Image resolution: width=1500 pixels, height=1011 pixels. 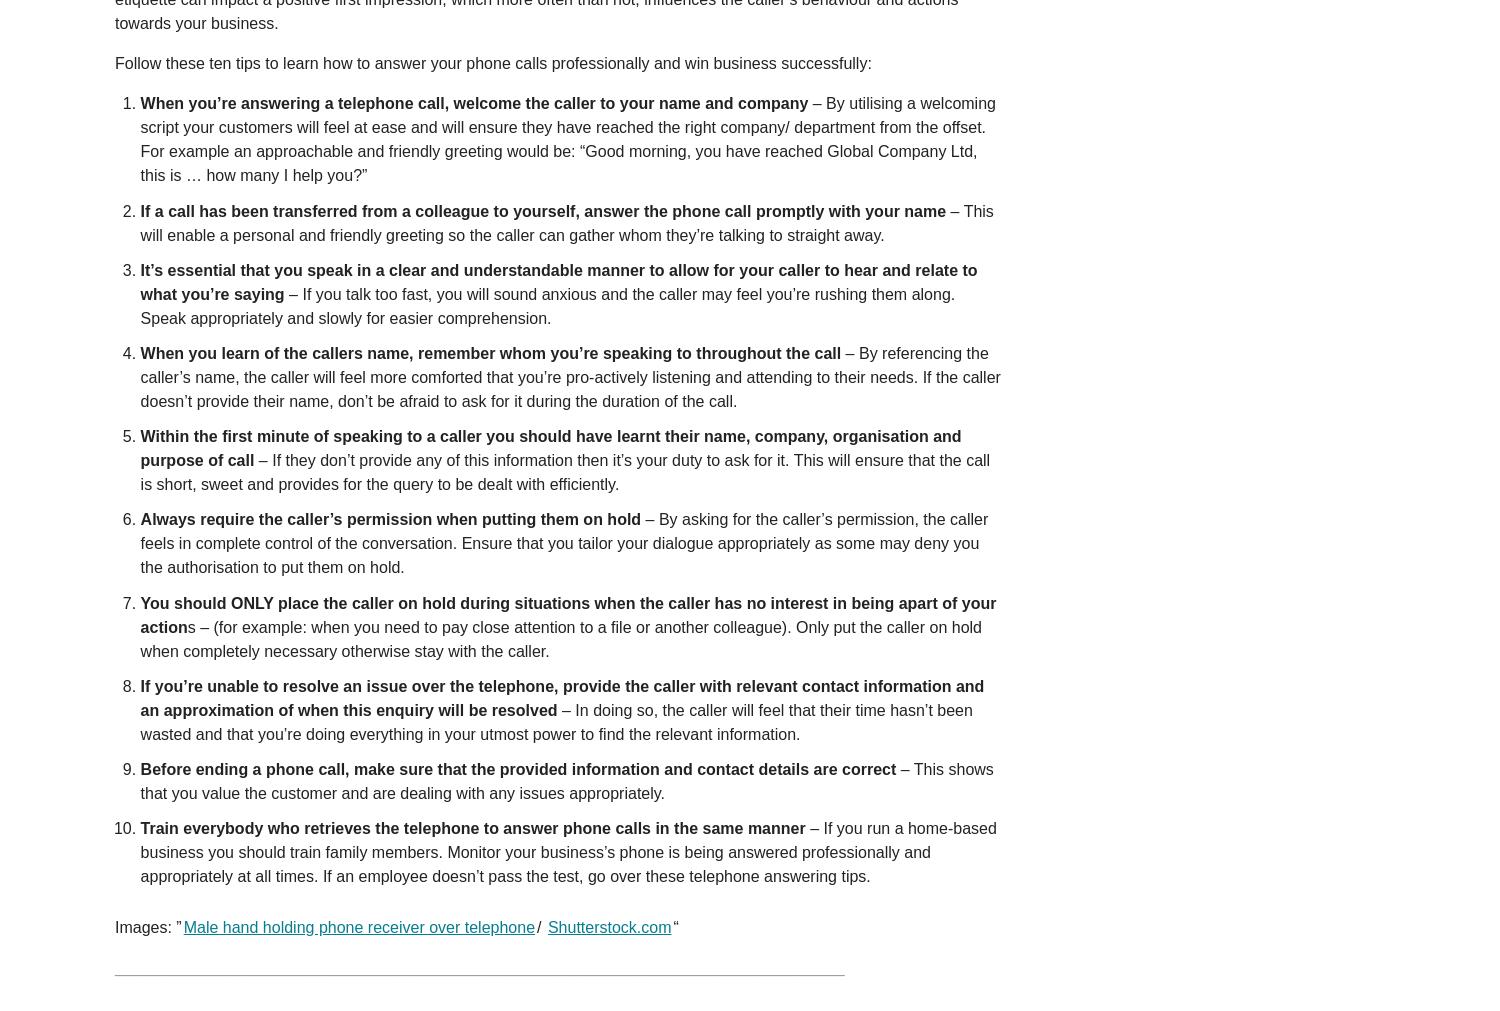 What do you see at coordinates (478, 967) in the screenshot?
I see `'__________________________________________________________________________________'` at bounding box center [478, 967].